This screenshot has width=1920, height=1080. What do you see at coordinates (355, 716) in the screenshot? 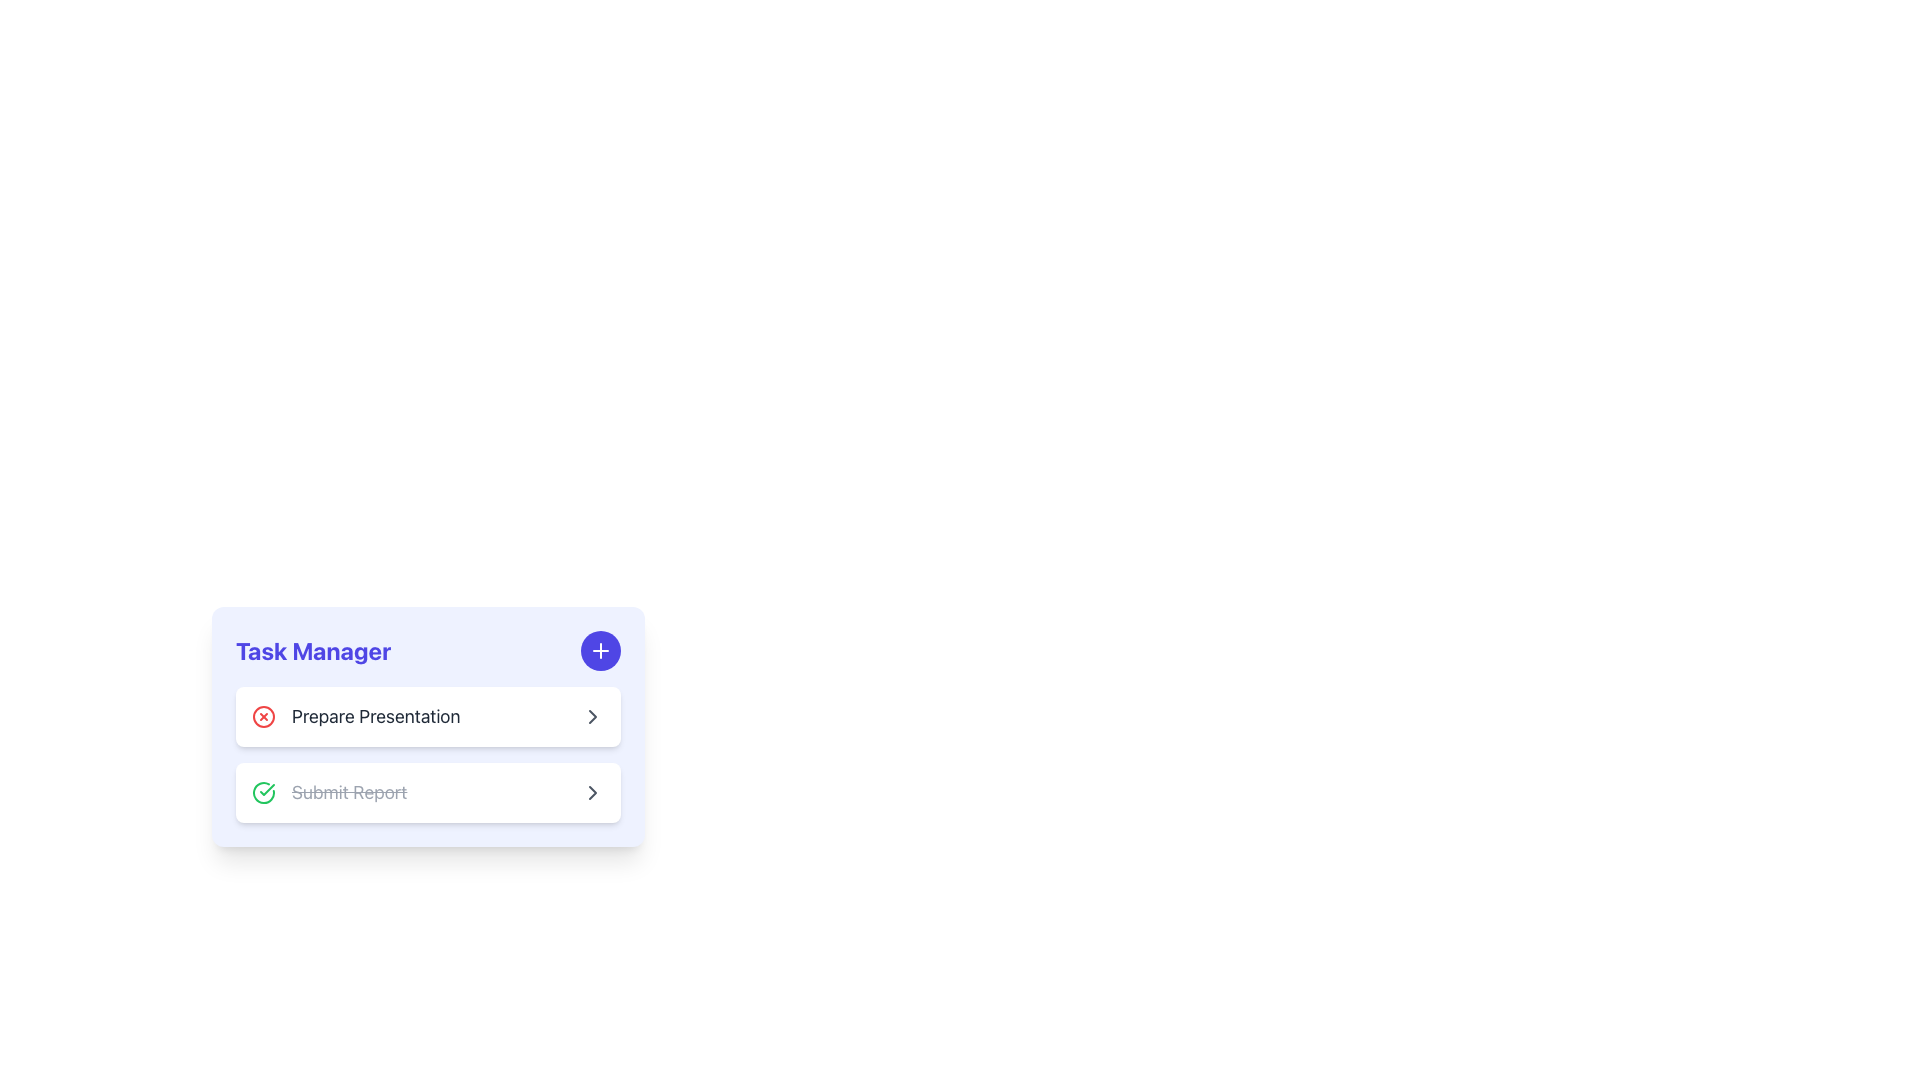
I see `the 'Prepare Presentation' task item for editing or managing by clicking on it` at bounding box center [355, 716].